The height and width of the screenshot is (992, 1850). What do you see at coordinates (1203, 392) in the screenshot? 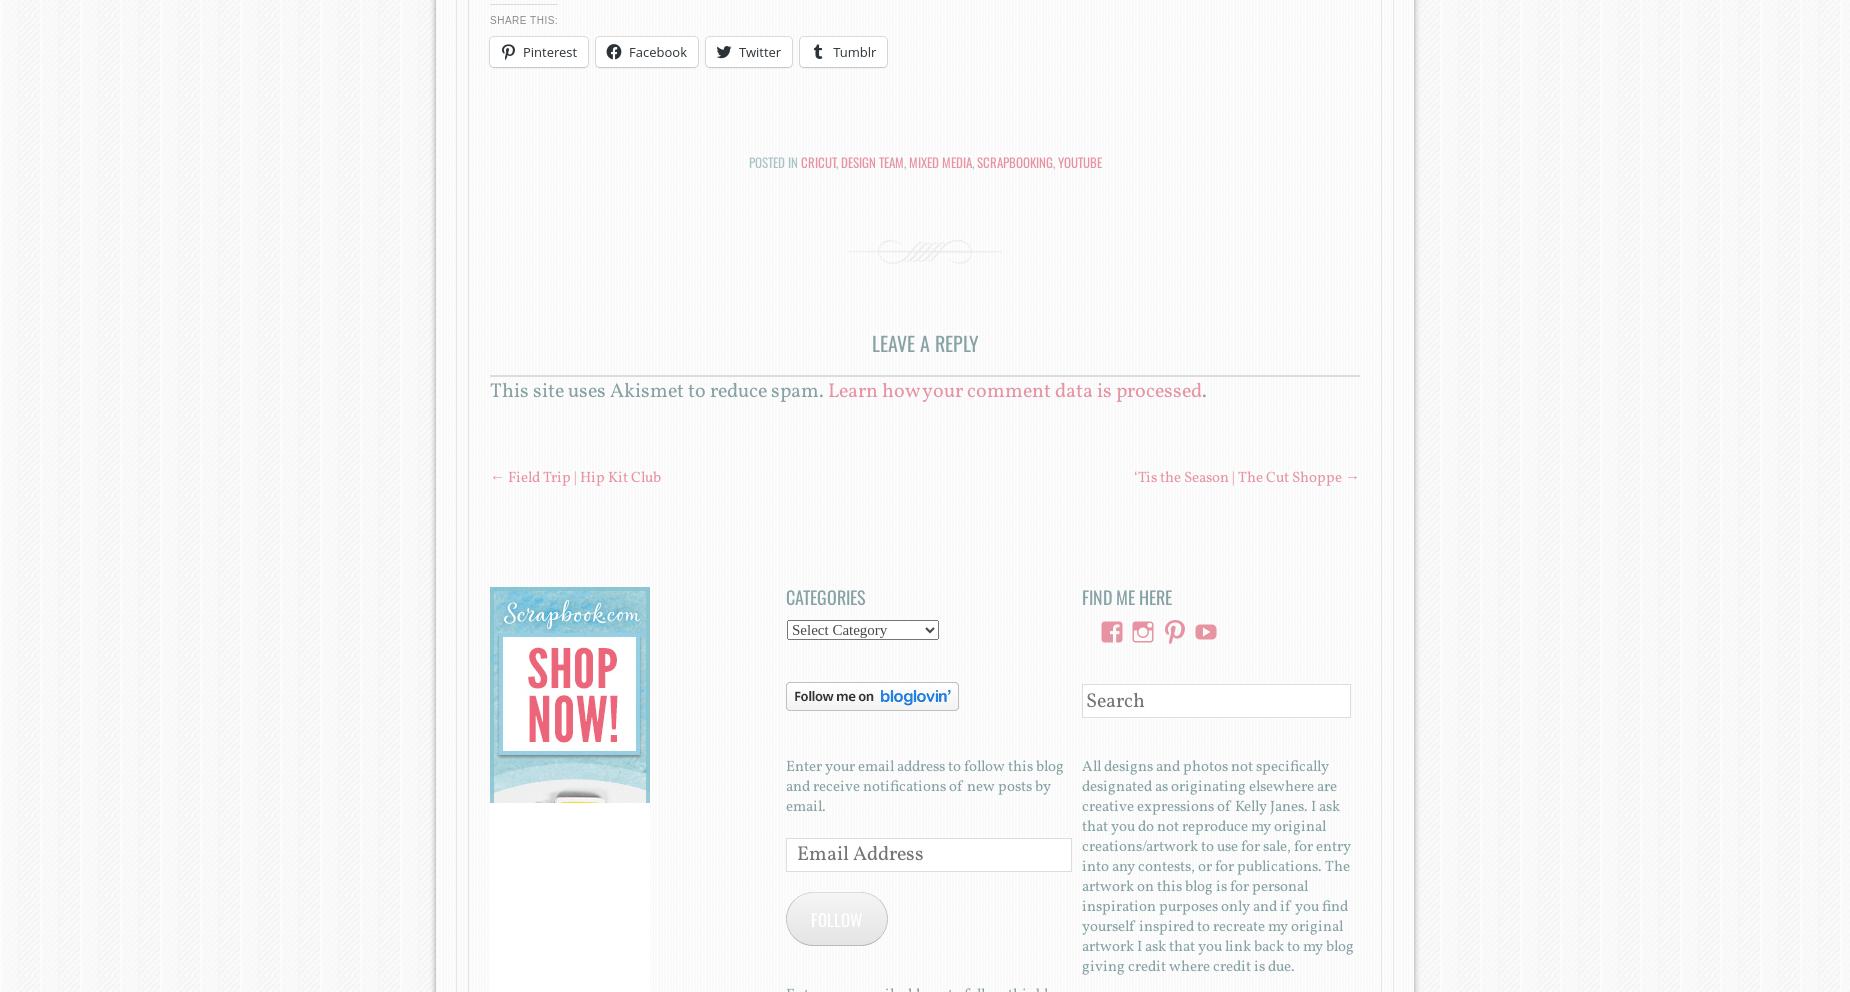
I see `'.'` at bounding box center [1203, 392].